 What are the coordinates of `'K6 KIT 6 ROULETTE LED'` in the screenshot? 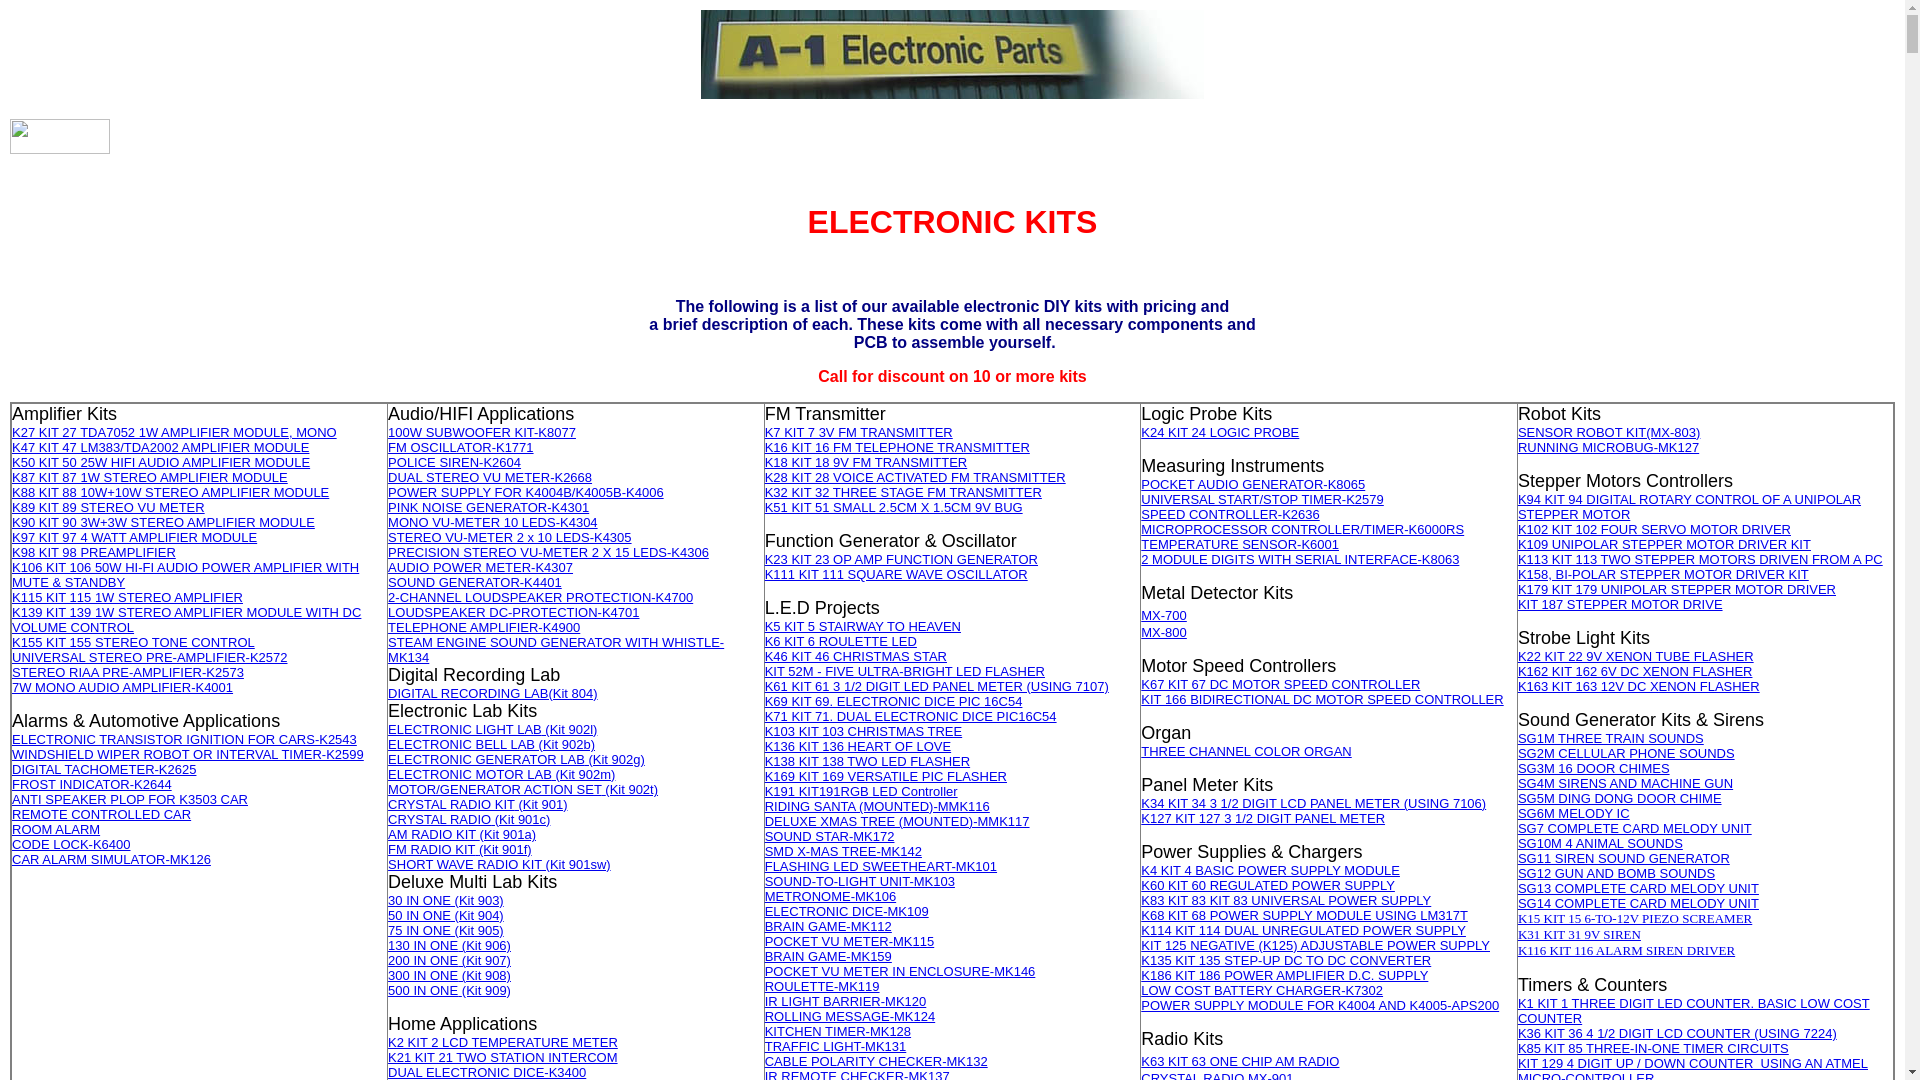 It's located at (840, 641).